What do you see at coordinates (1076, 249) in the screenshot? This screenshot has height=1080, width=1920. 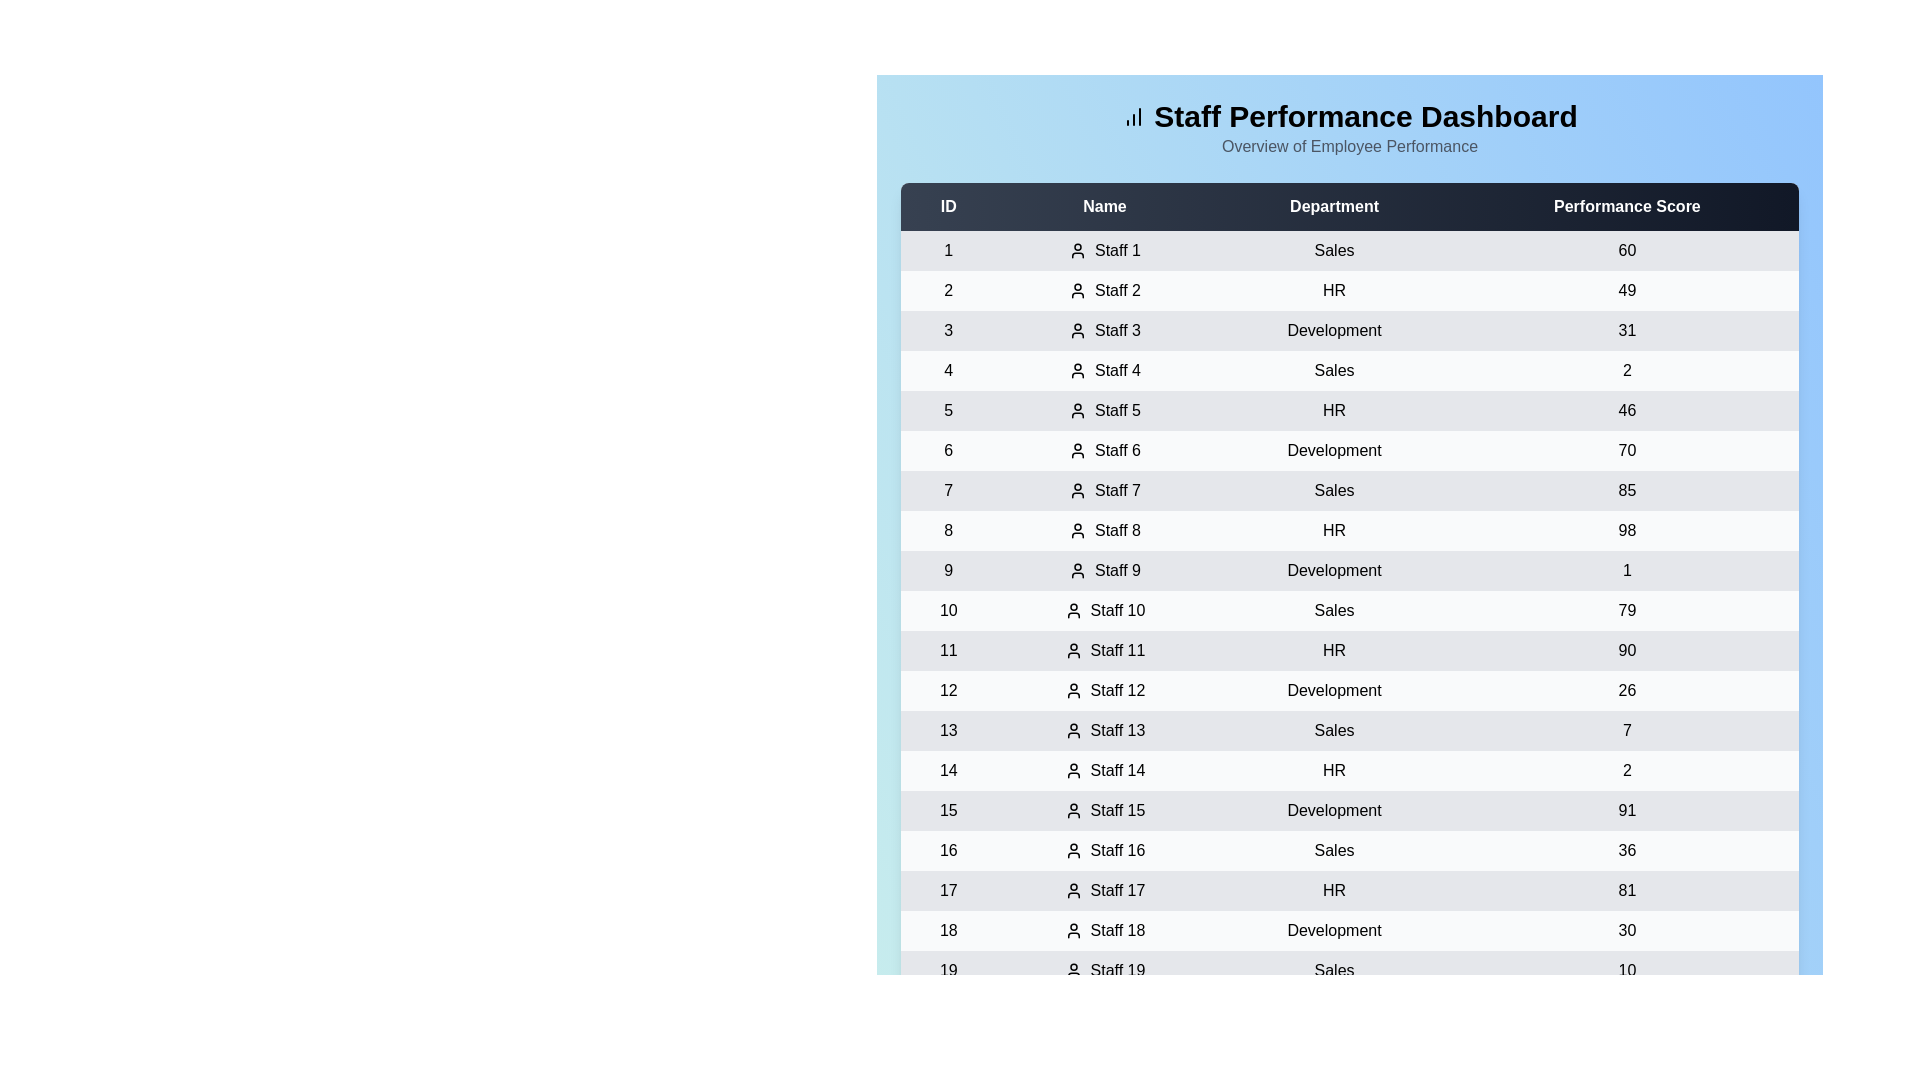 I see `the user icon next to the staff name to view the user details` at bounding box center [1076, 249].